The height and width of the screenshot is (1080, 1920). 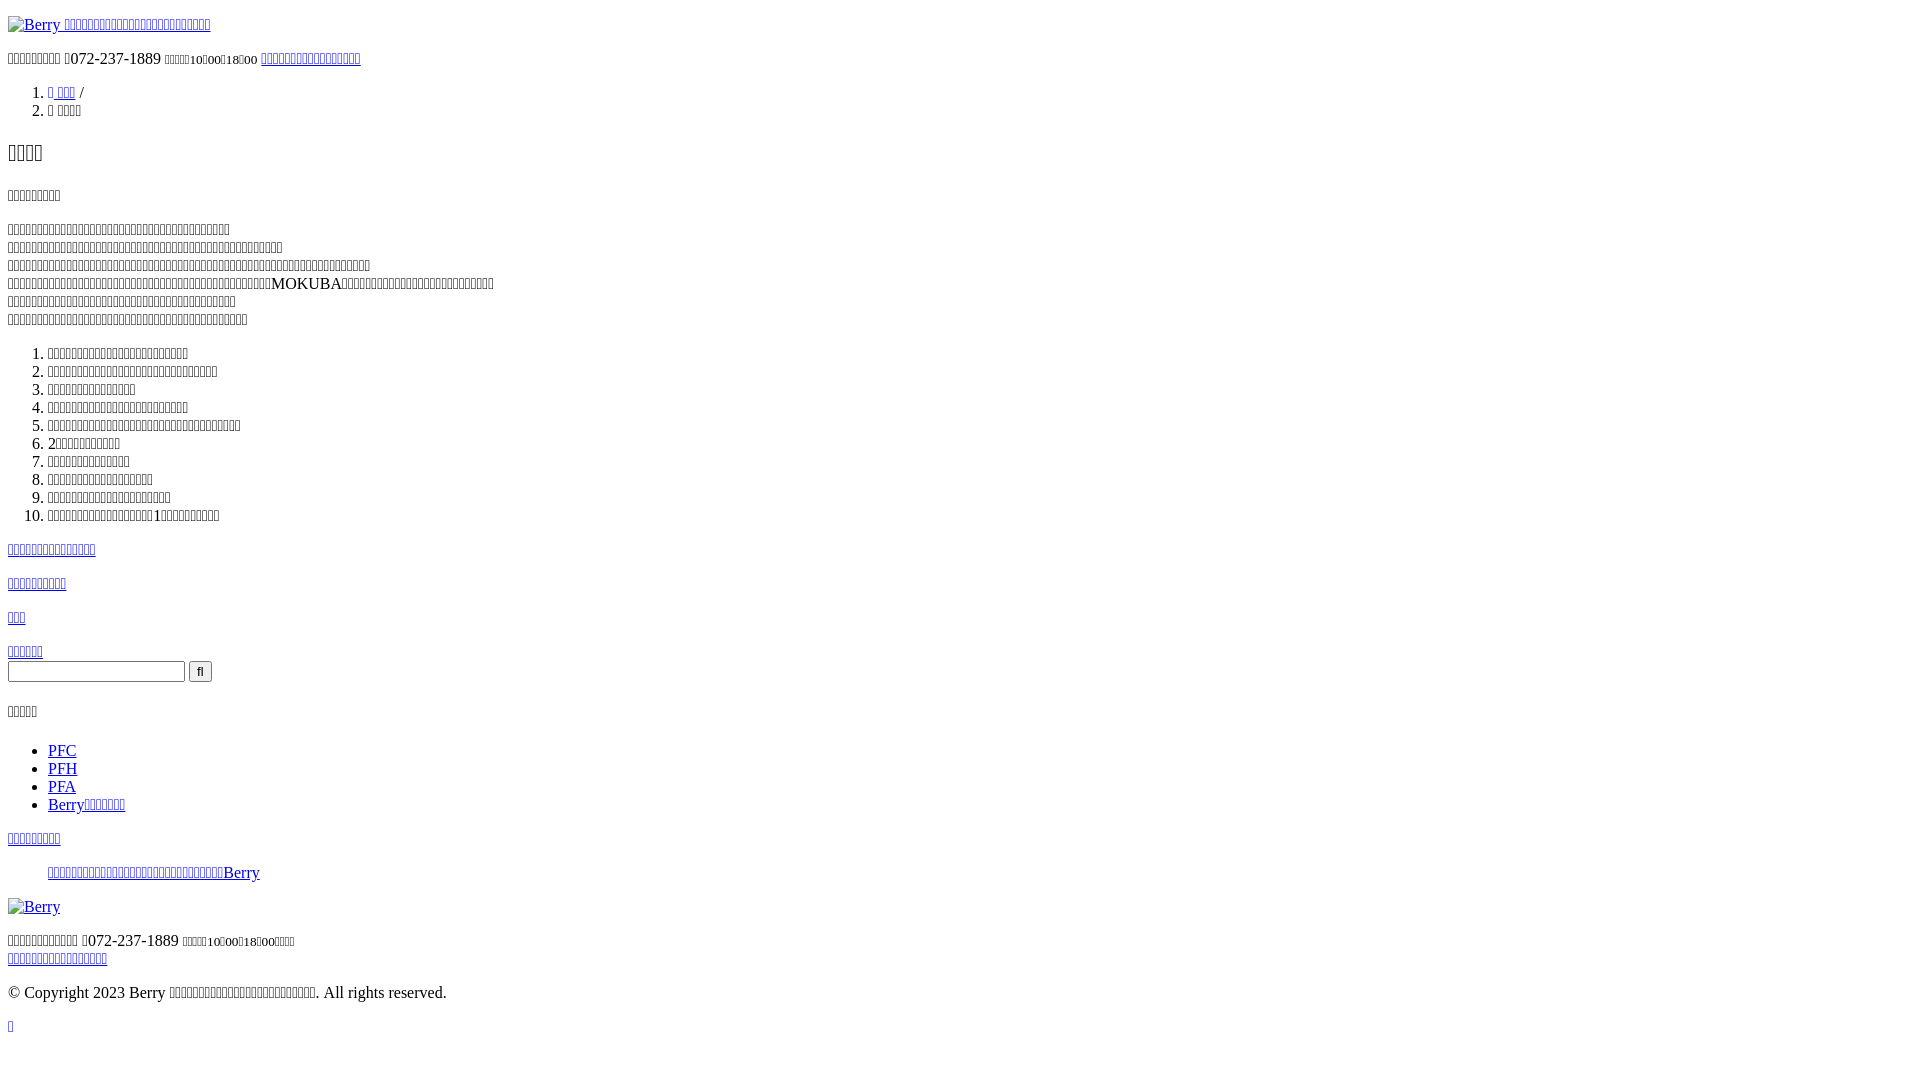 What do you see at coordinates (62, 767) in the screenshot?
I see `'PFH'` at bounding box center [62, 767].